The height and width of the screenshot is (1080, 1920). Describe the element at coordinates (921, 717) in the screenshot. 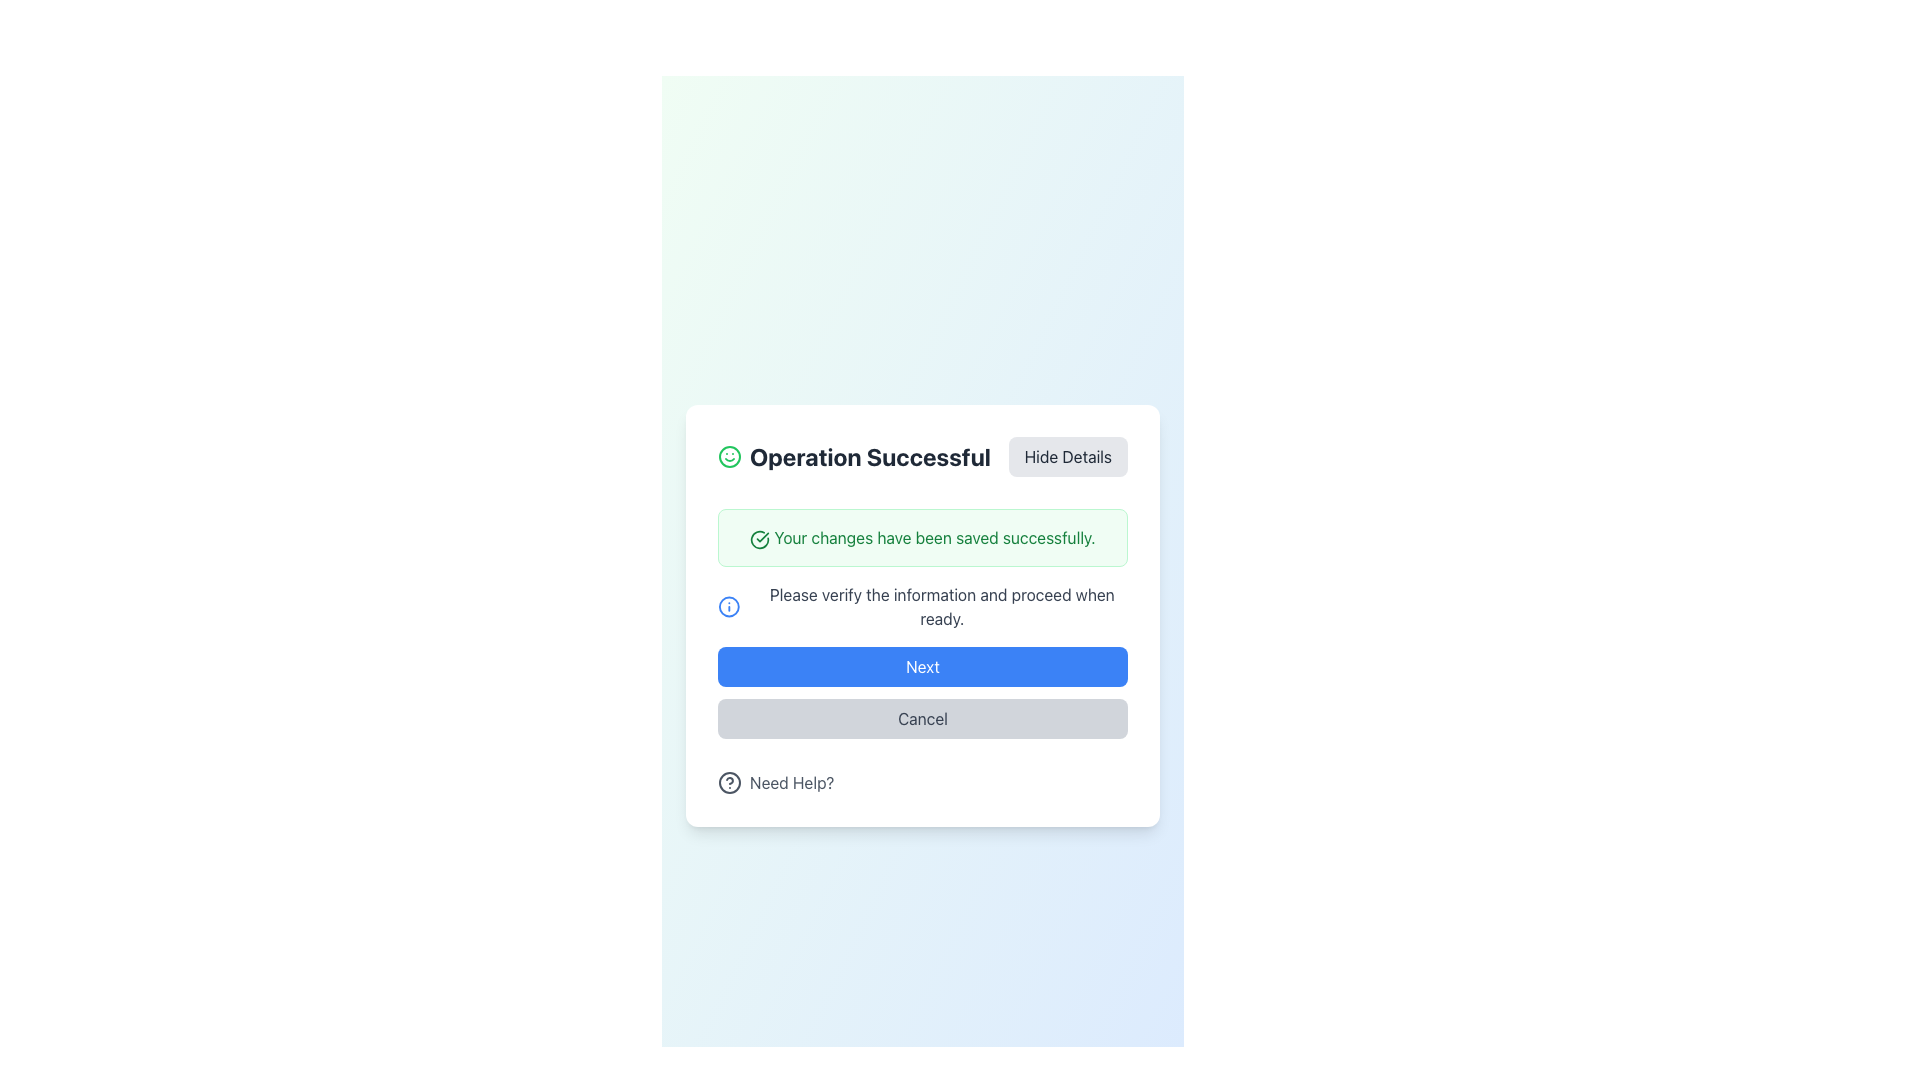

I see `the 'Cancel' button, which is a rectangular button with rounded corners, light gray background, and dark gray text, to observe a background color change` at that location.